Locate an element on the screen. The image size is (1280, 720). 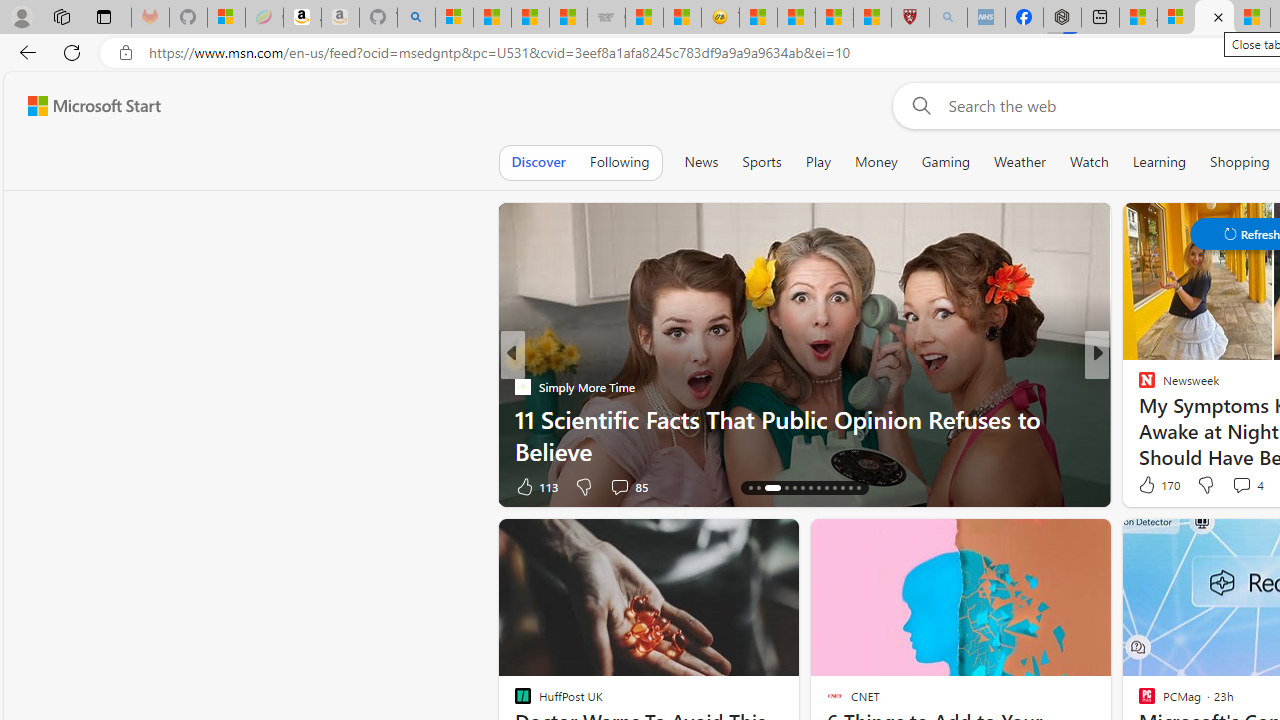
'AutomationID: tab-22' is located at coordinates (826, 488).